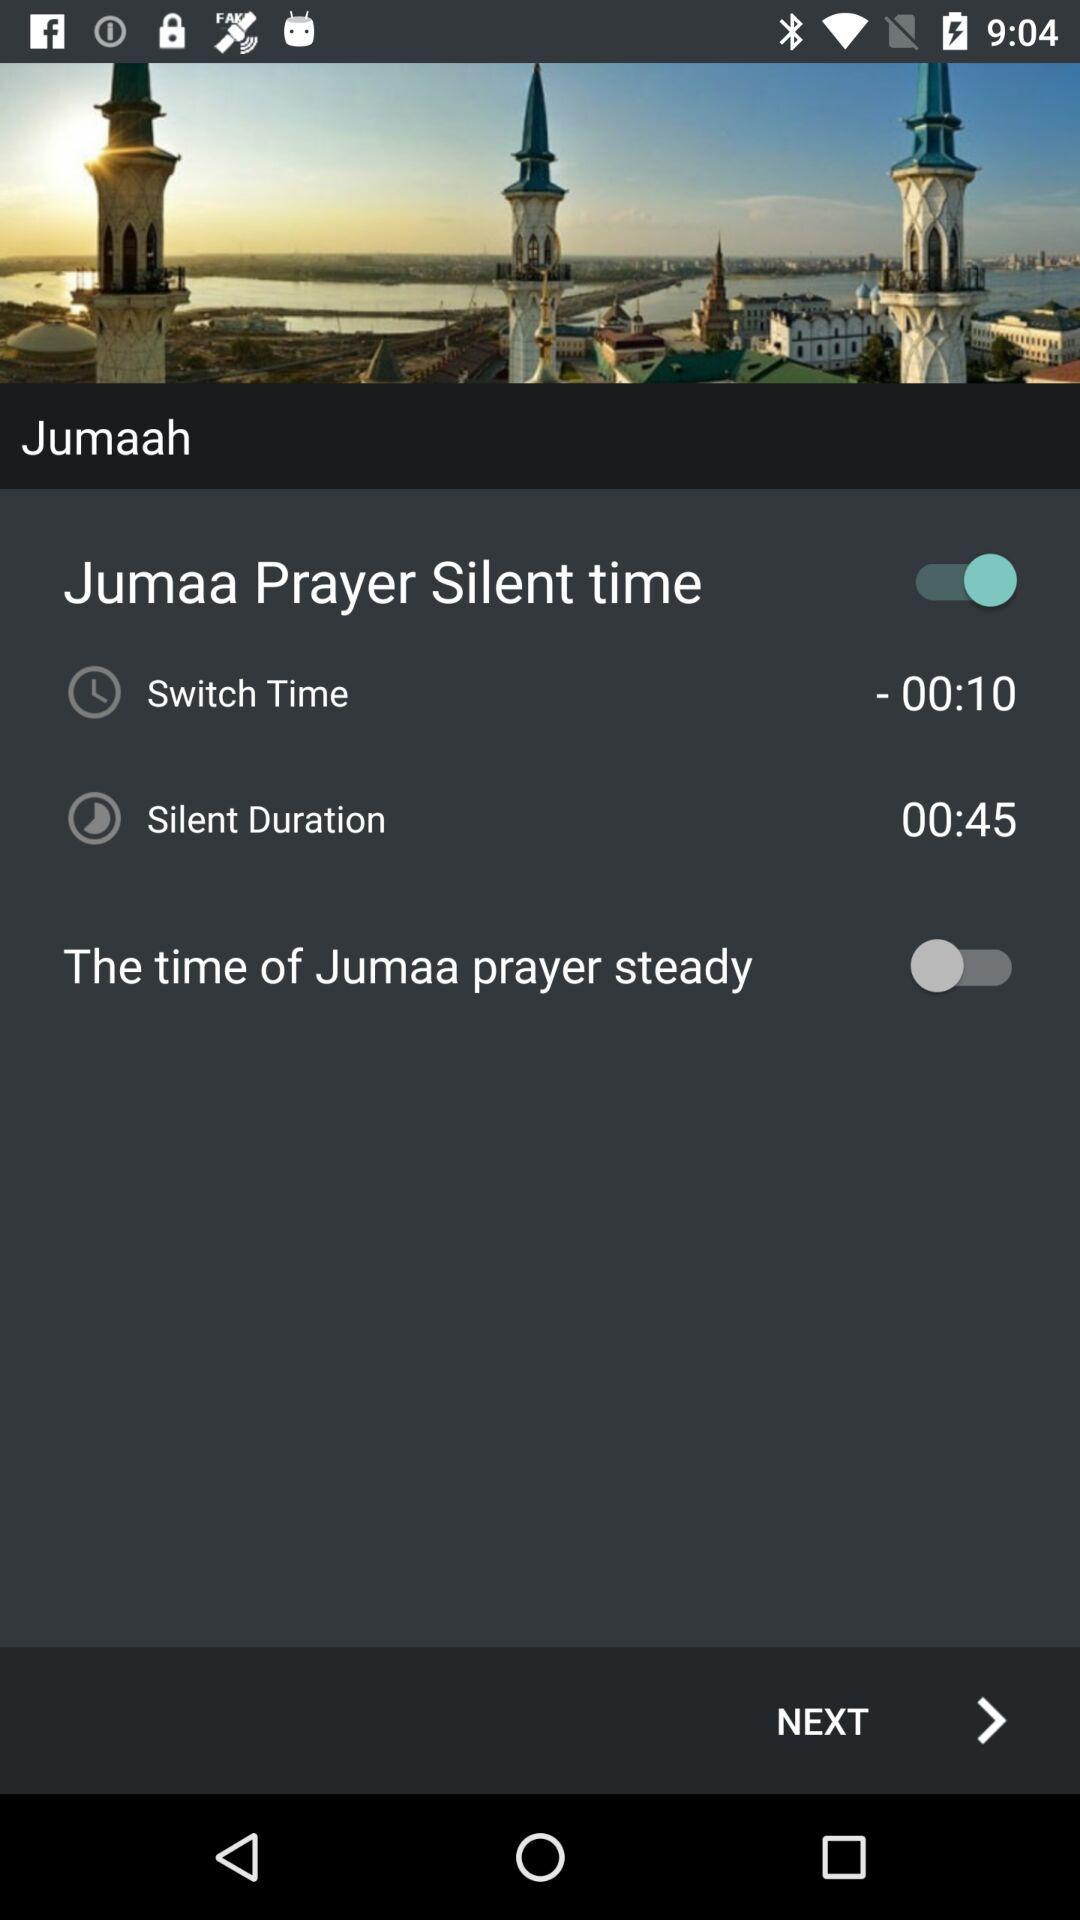 Image resolution: width=1080 pixels, height=1920 pixels. Describe the element at coordinates (869, 1719) in the screenshot. I see `the icon below the the time of icon` at that location.